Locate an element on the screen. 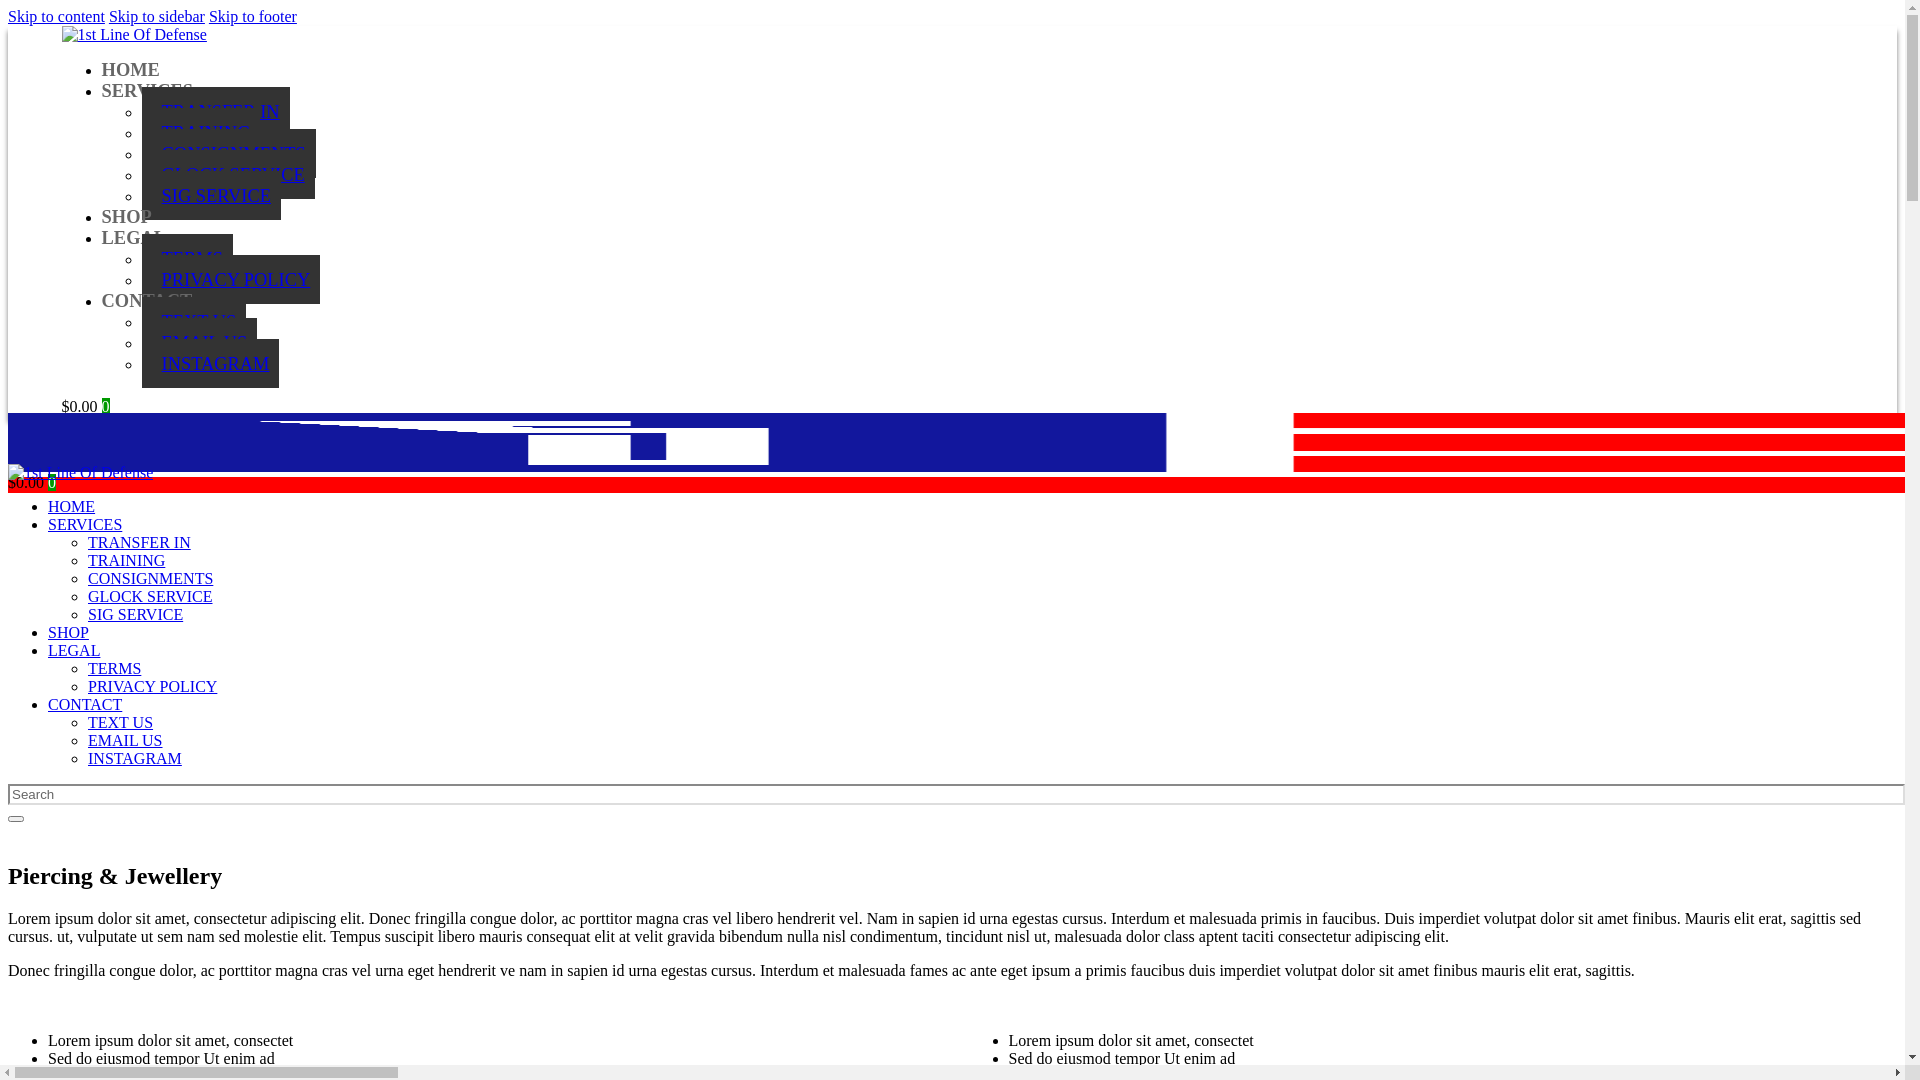 Image resolution: width=1920 pixels, height=1080 pixels. 'EMAIL US' is located at coordinates (200, 341).